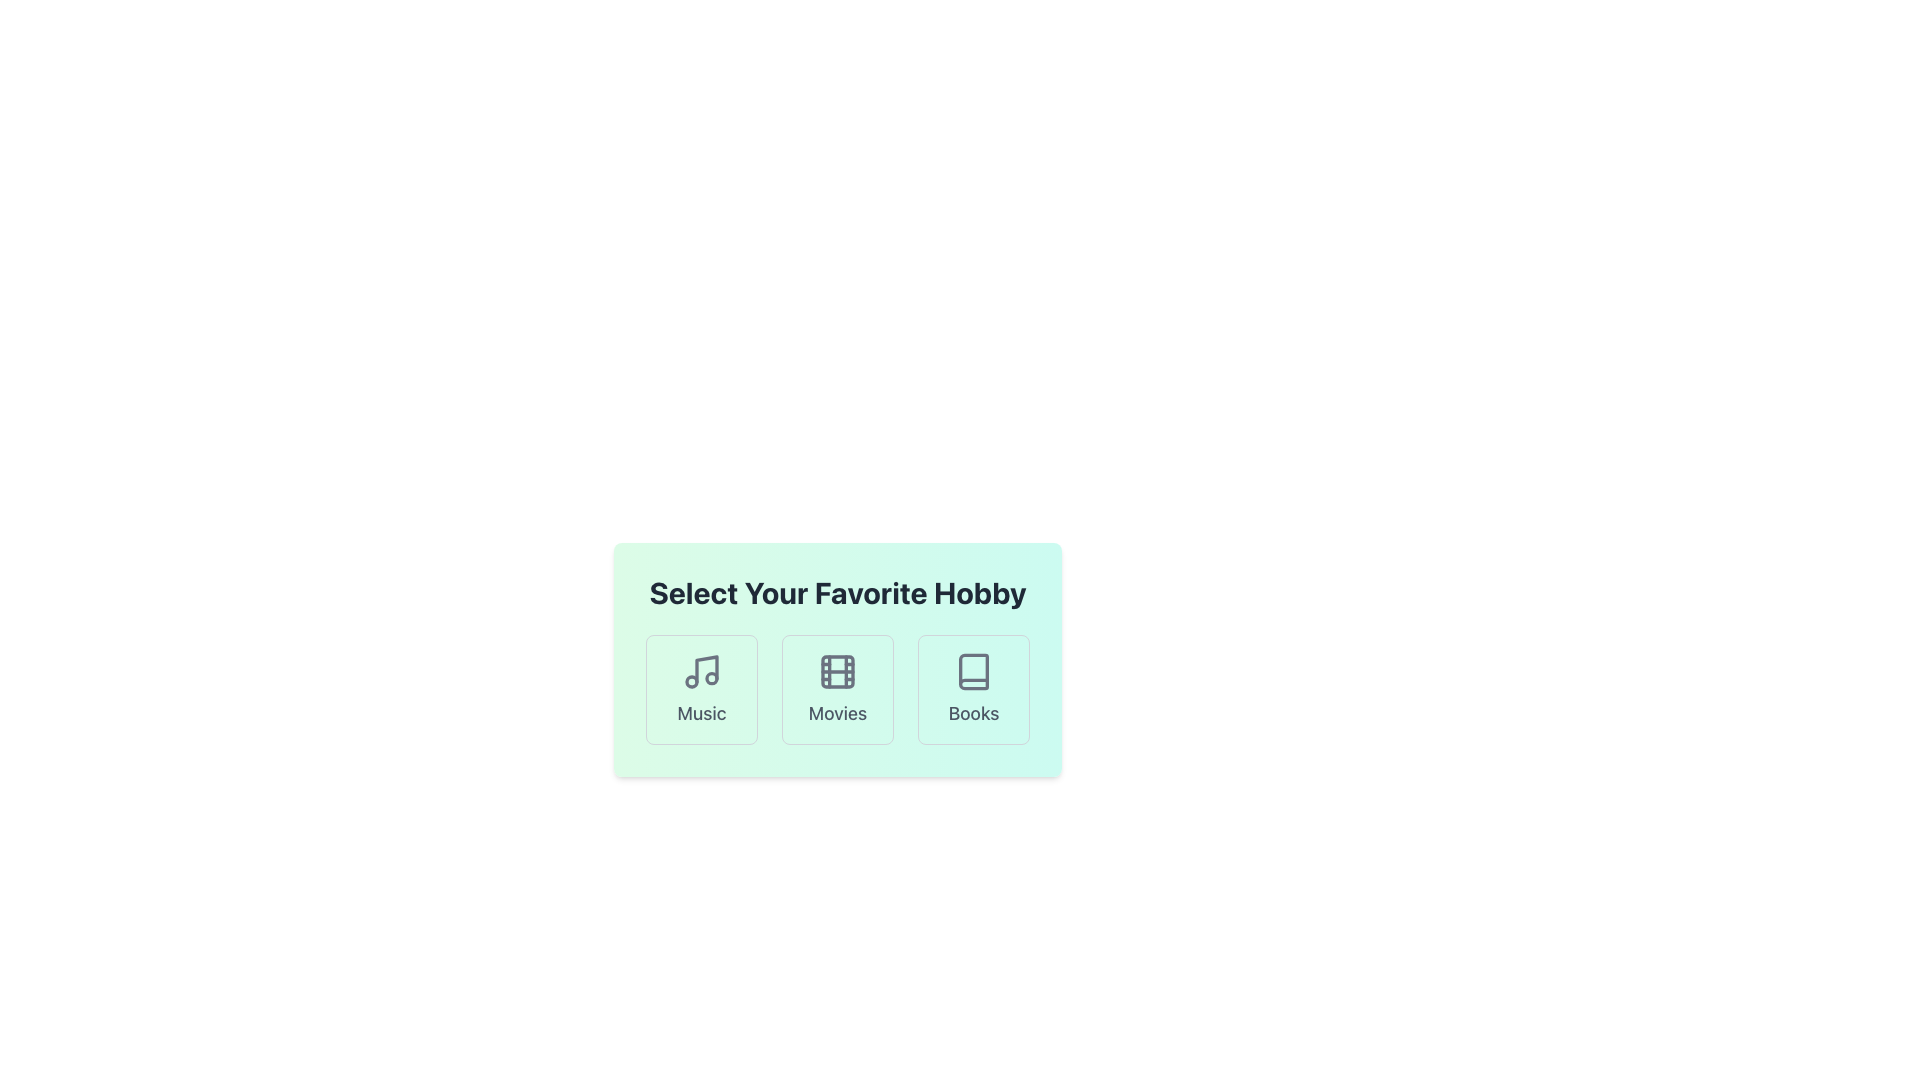  Describe the element at coordinates (706, 669) in the screenshot. I see `the music note icon, which is part of the 'Music' button located in the first column of a three-column layout` at that location.